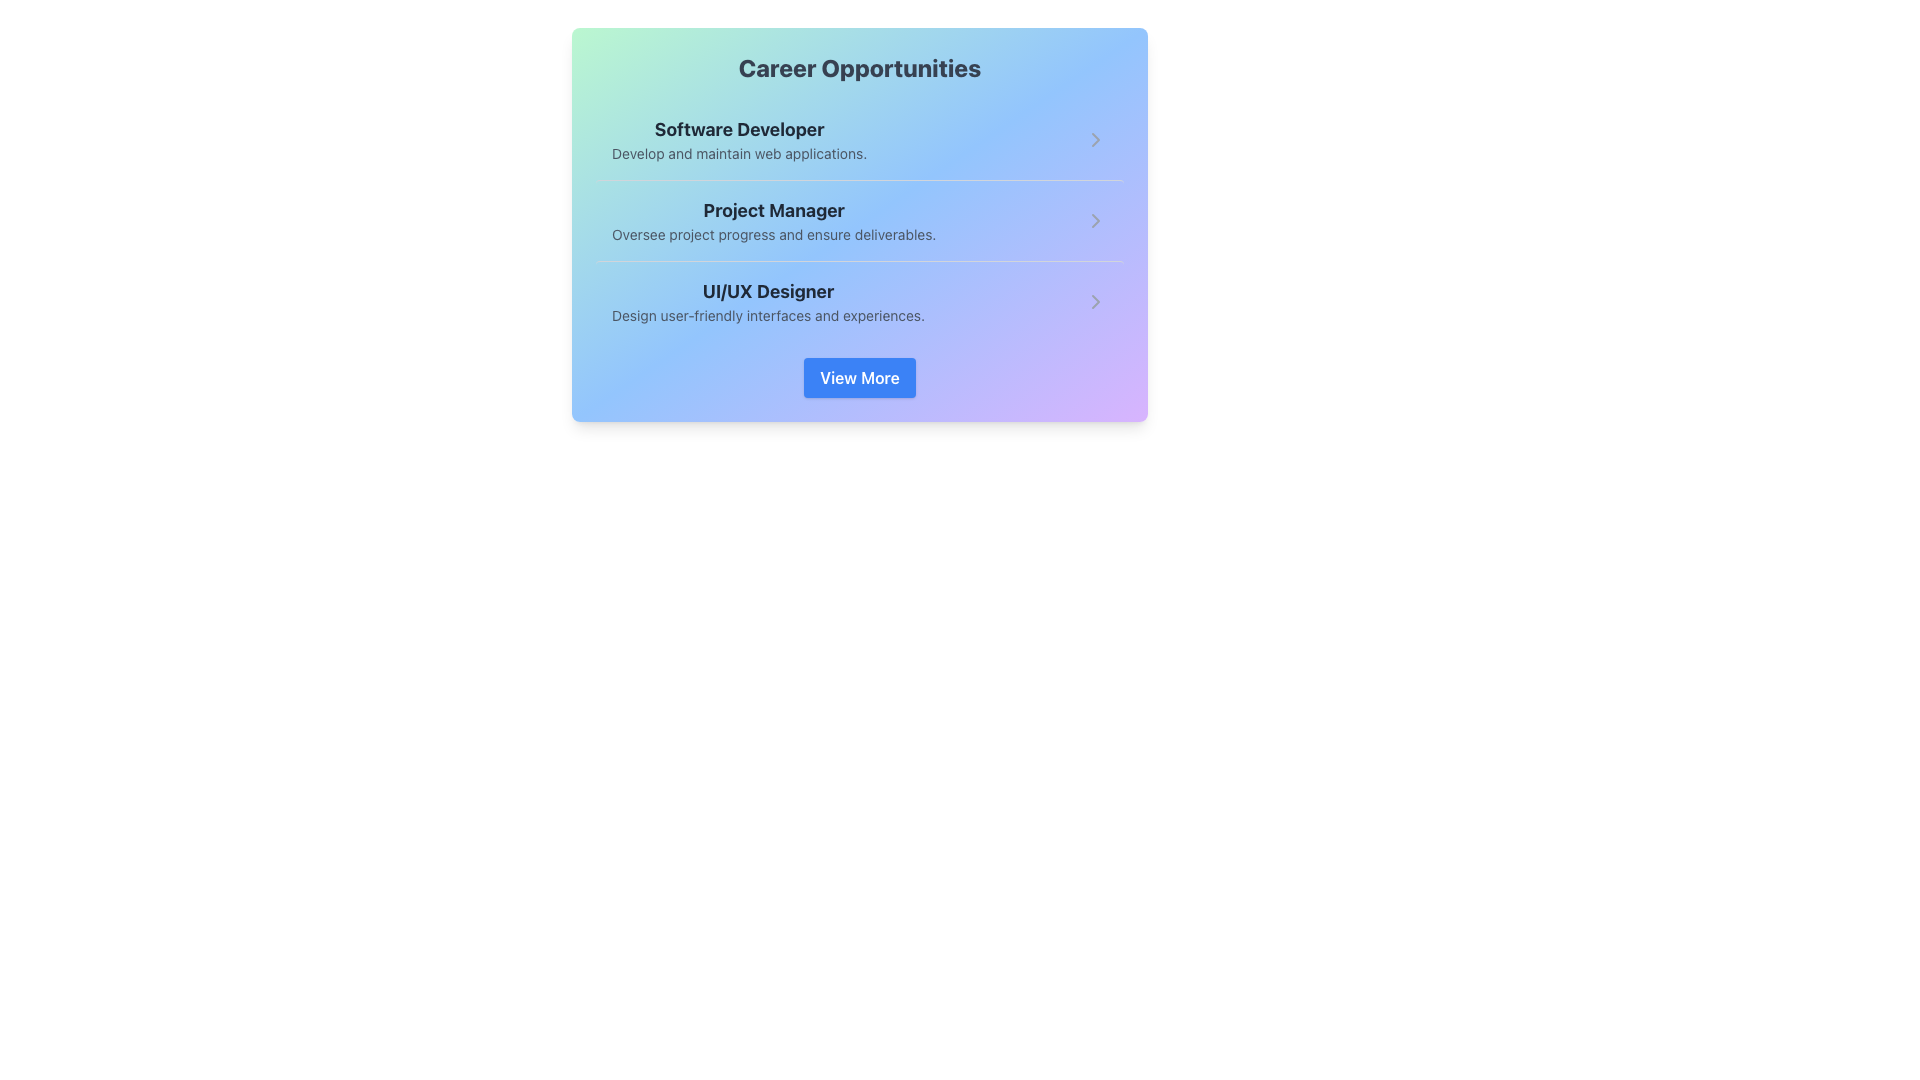 The image size is (1920, 1080). What do you see at coordinates (767, 315) in the screenshot?
I see `the descriptive text about the UI/UX Designer role, which is centrally aligned and located below the 'UI/UX Designer' text` at bounding box center [767, 315].